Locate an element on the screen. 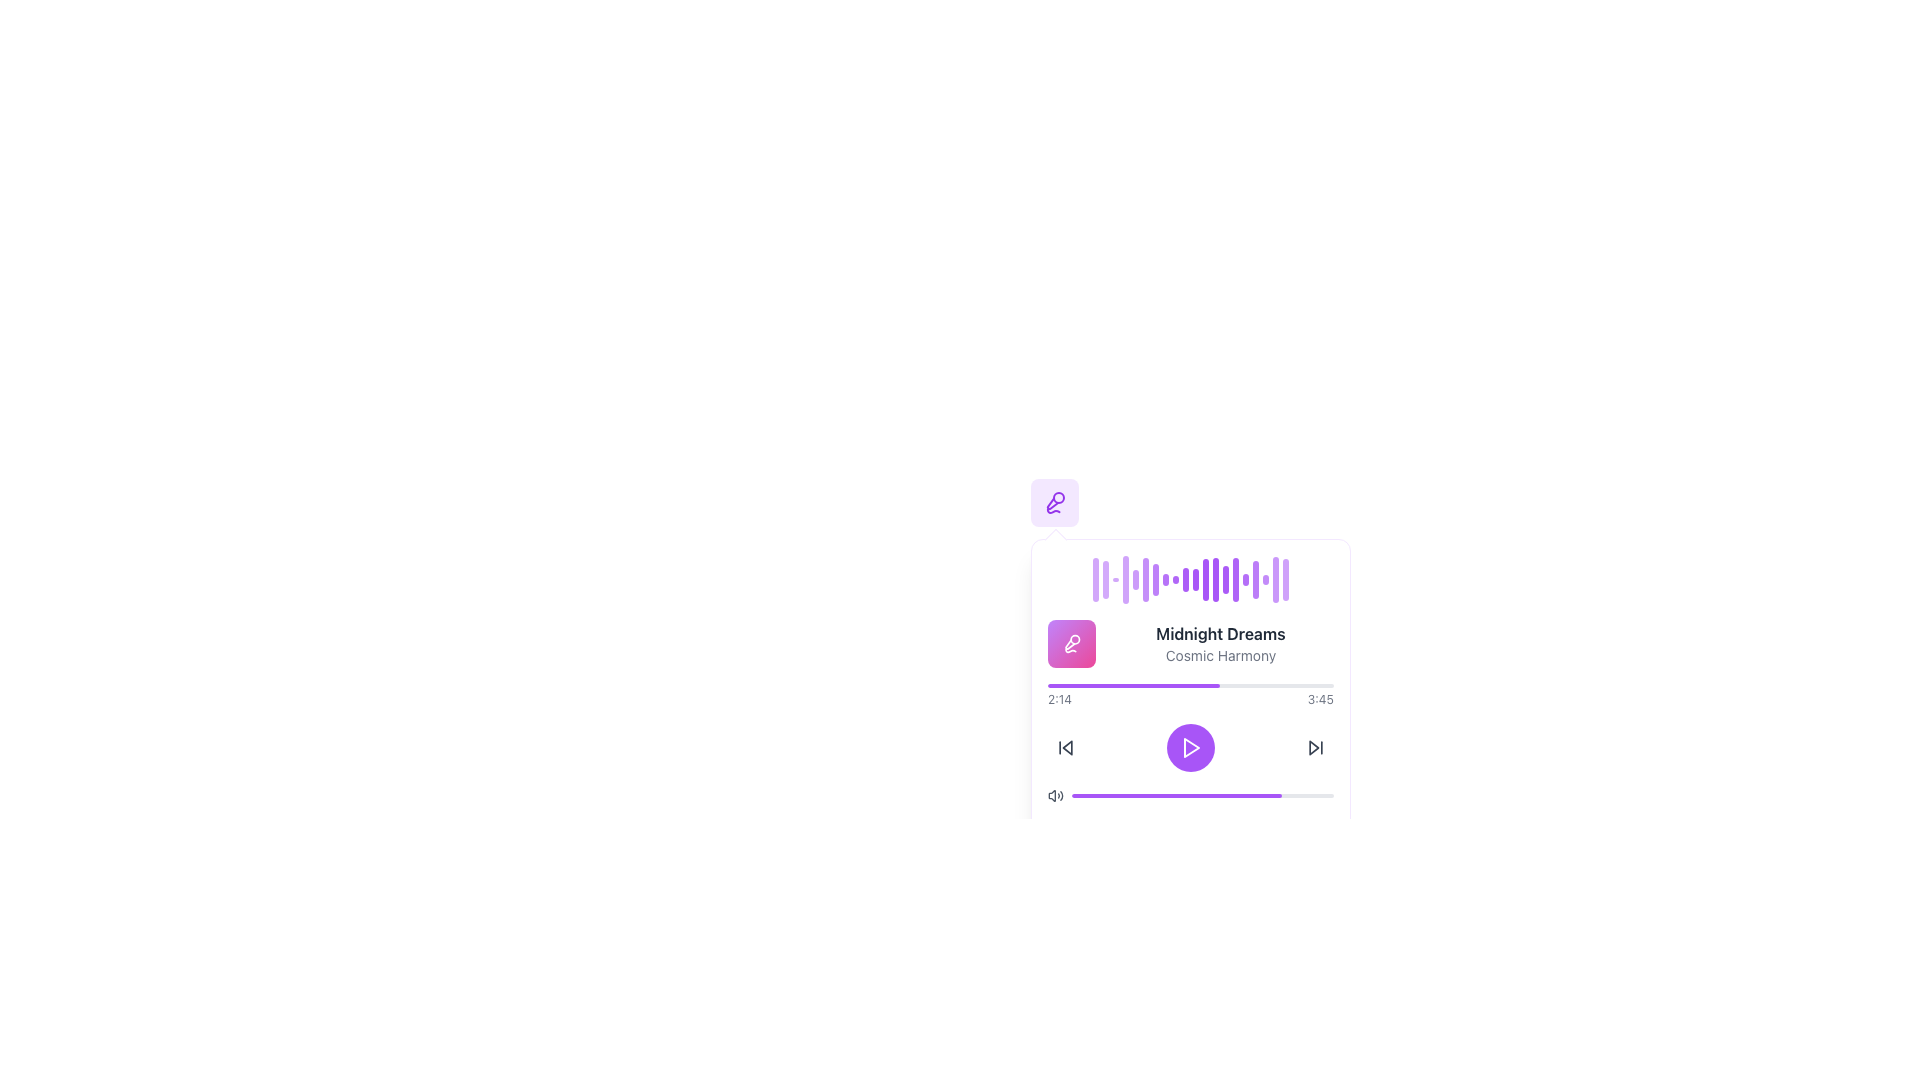 The image size is (1920, 1080). the progress is located at coordinates (1241, 794).